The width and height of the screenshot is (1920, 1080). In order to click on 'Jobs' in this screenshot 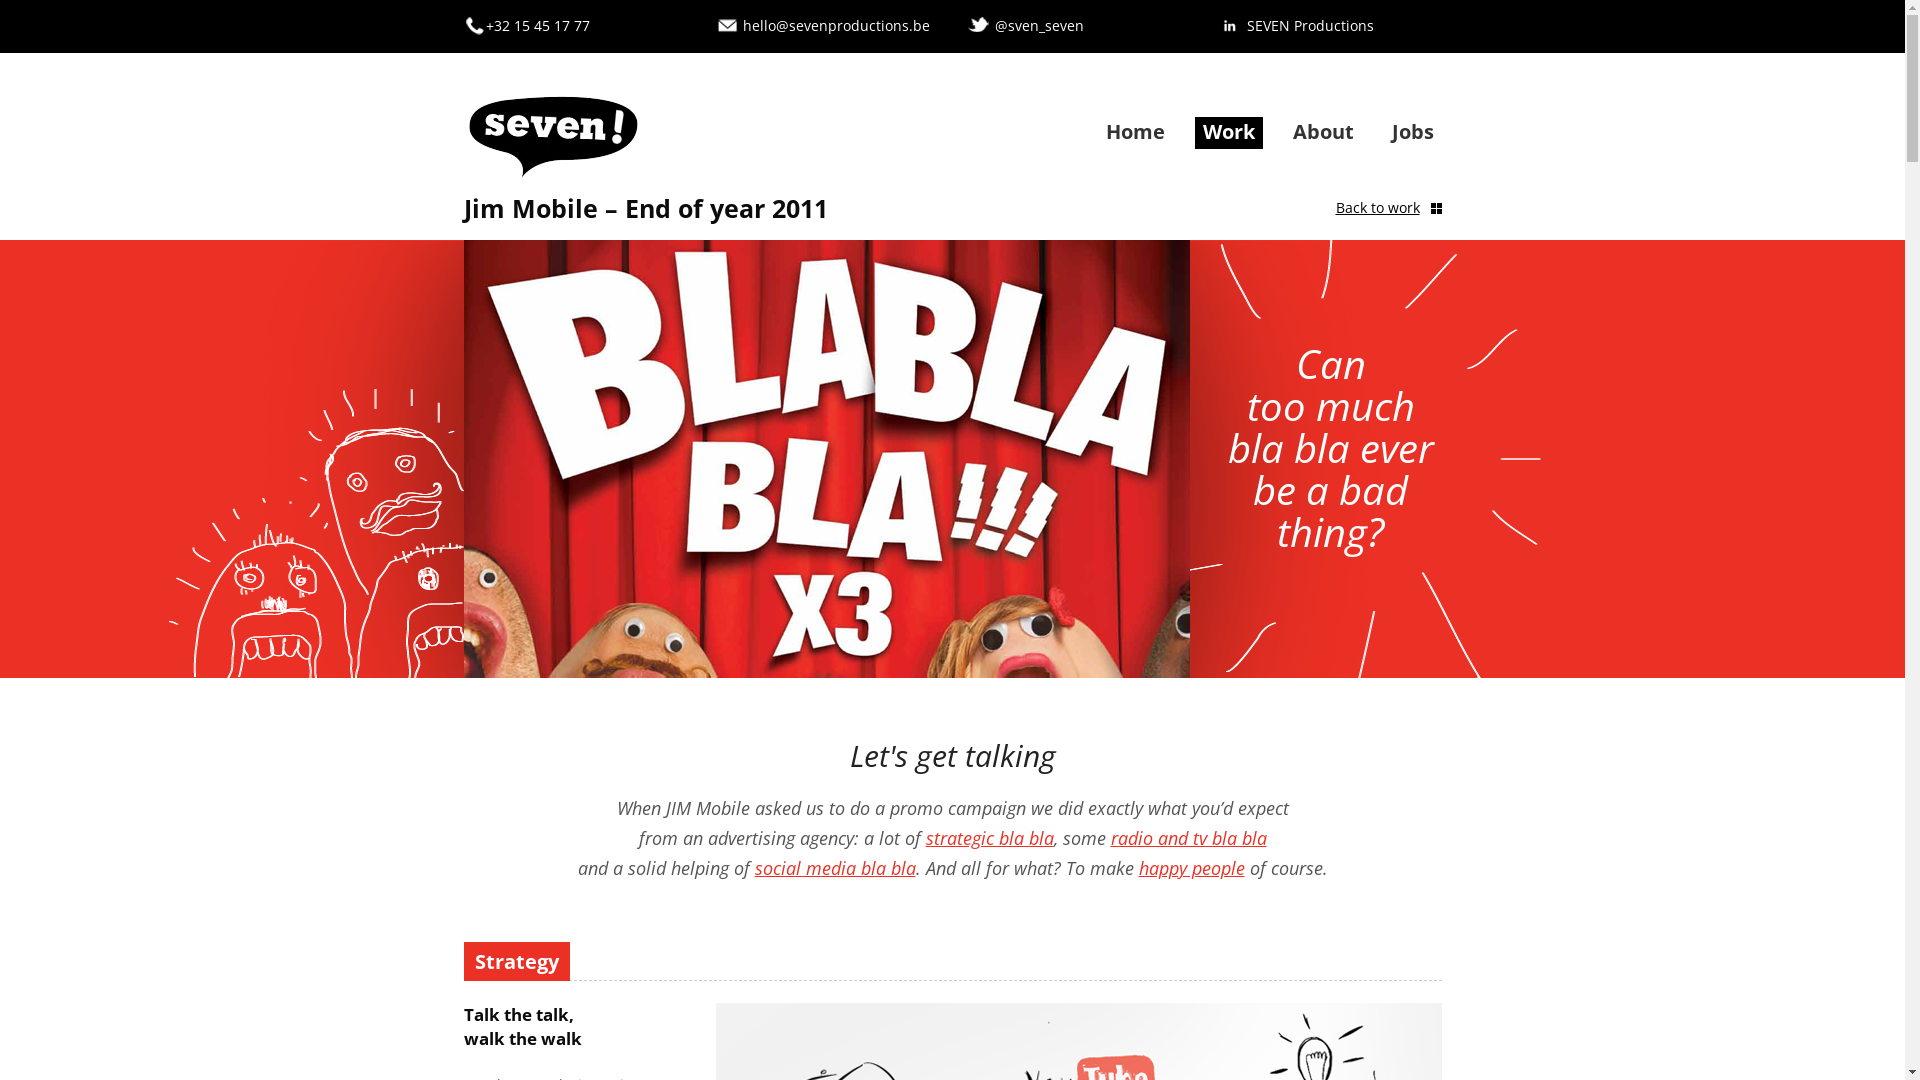, I will do `click(1411, 131)`.